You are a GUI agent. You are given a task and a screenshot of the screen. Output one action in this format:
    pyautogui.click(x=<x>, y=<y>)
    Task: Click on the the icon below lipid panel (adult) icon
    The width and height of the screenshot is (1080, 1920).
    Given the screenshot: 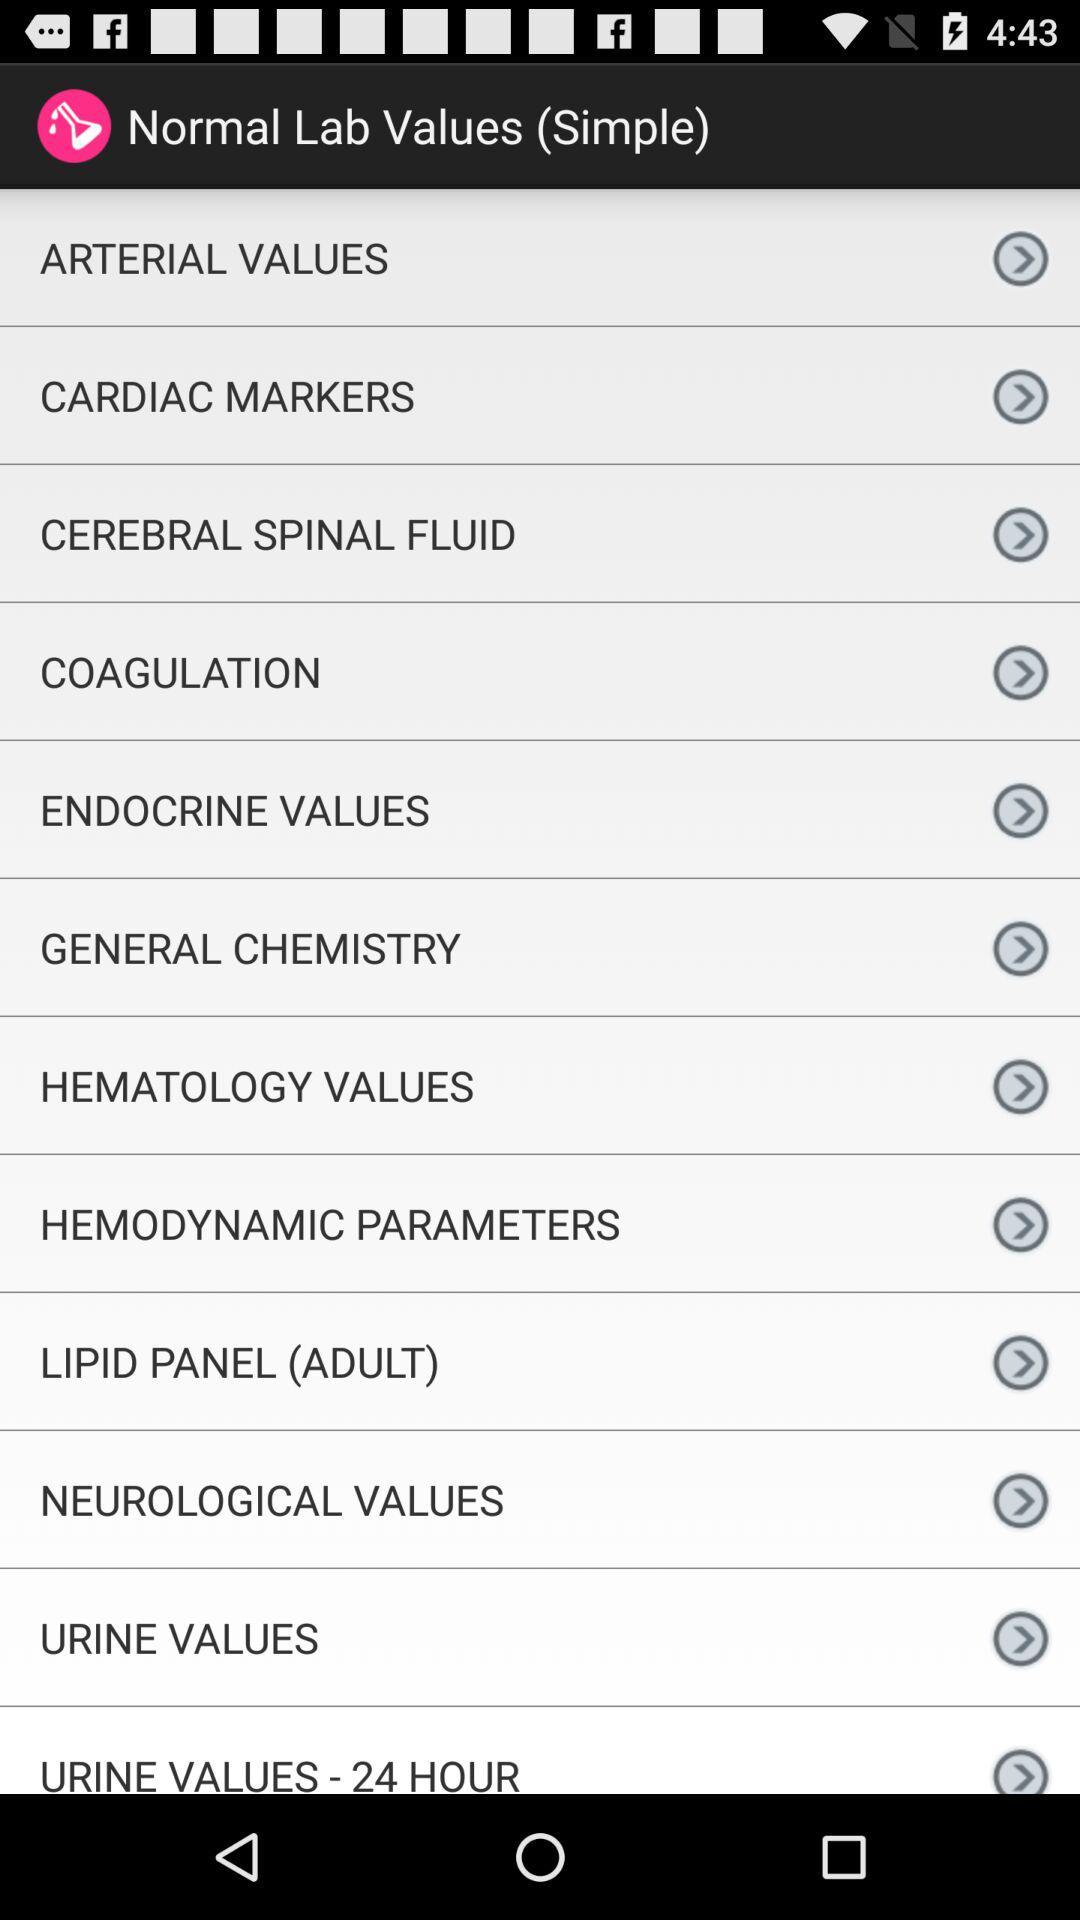 What is the action you would take?
    pyautogui.click(x=480, y=1499)
    